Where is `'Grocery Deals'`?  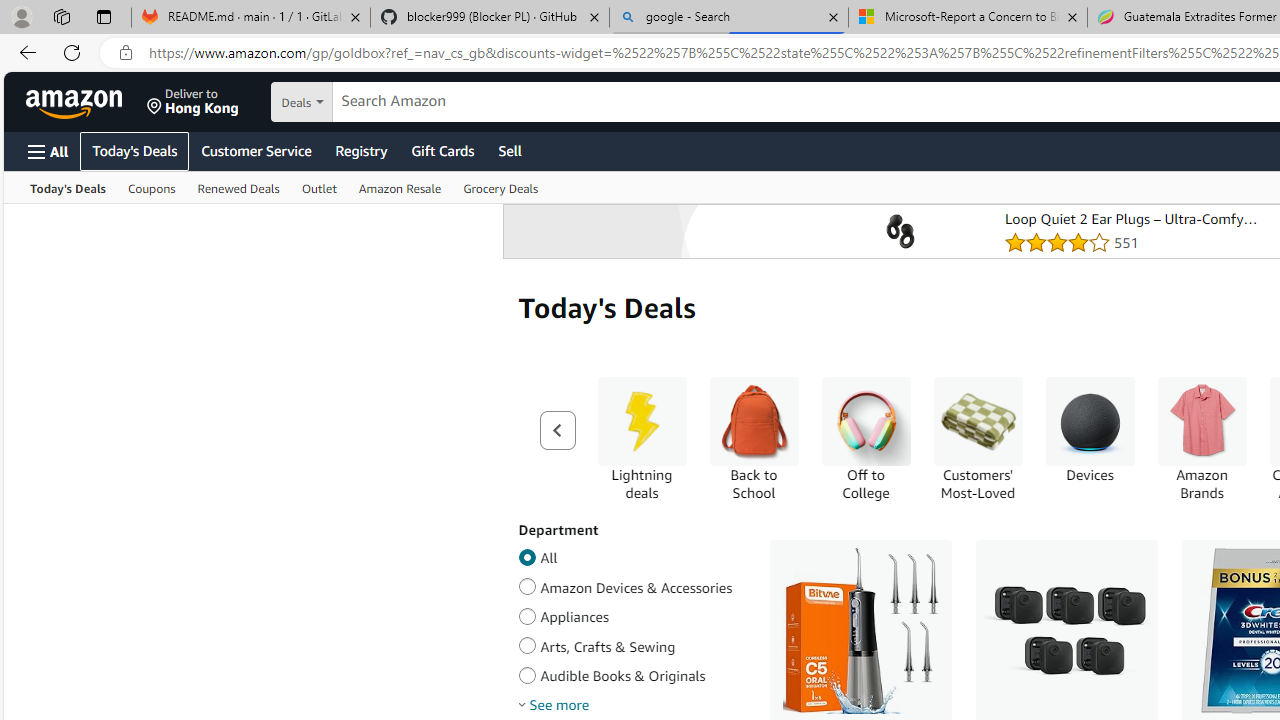 'Grocery Deals' is located at coordinates (501, 187).